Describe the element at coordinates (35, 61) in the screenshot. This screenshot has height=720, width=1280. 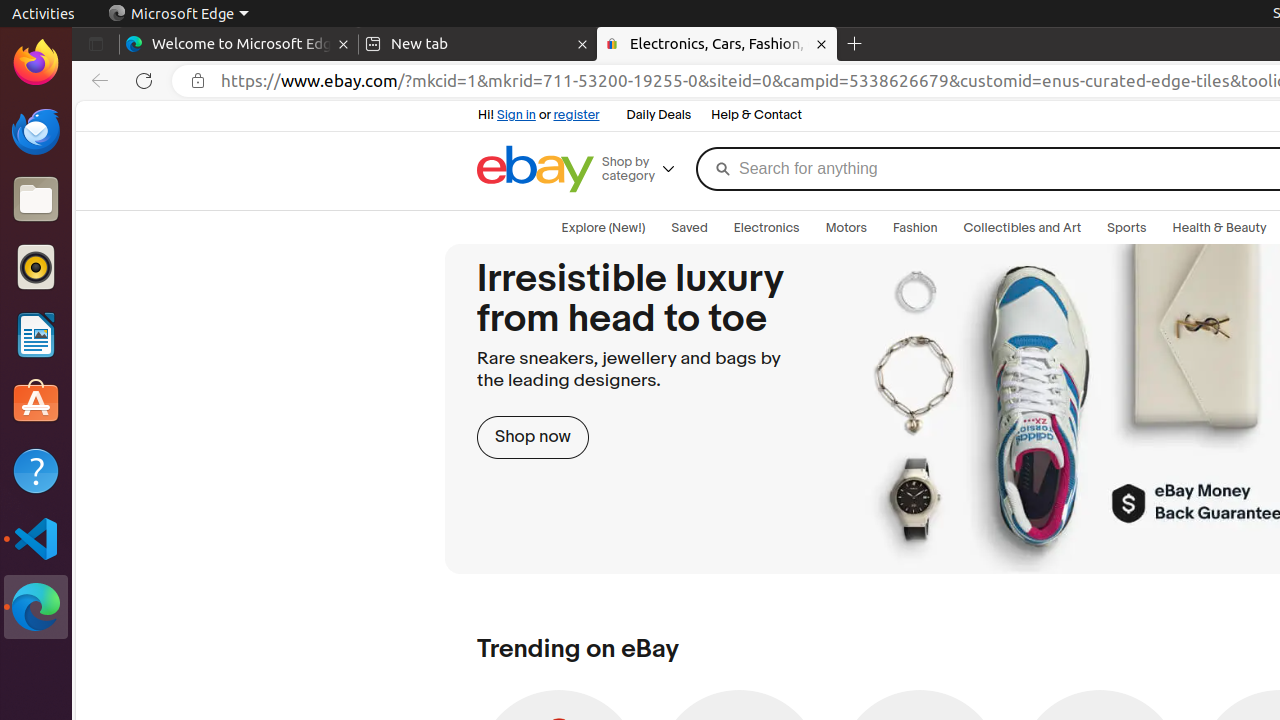
I see `'Firefox Web Browser'` at that location.